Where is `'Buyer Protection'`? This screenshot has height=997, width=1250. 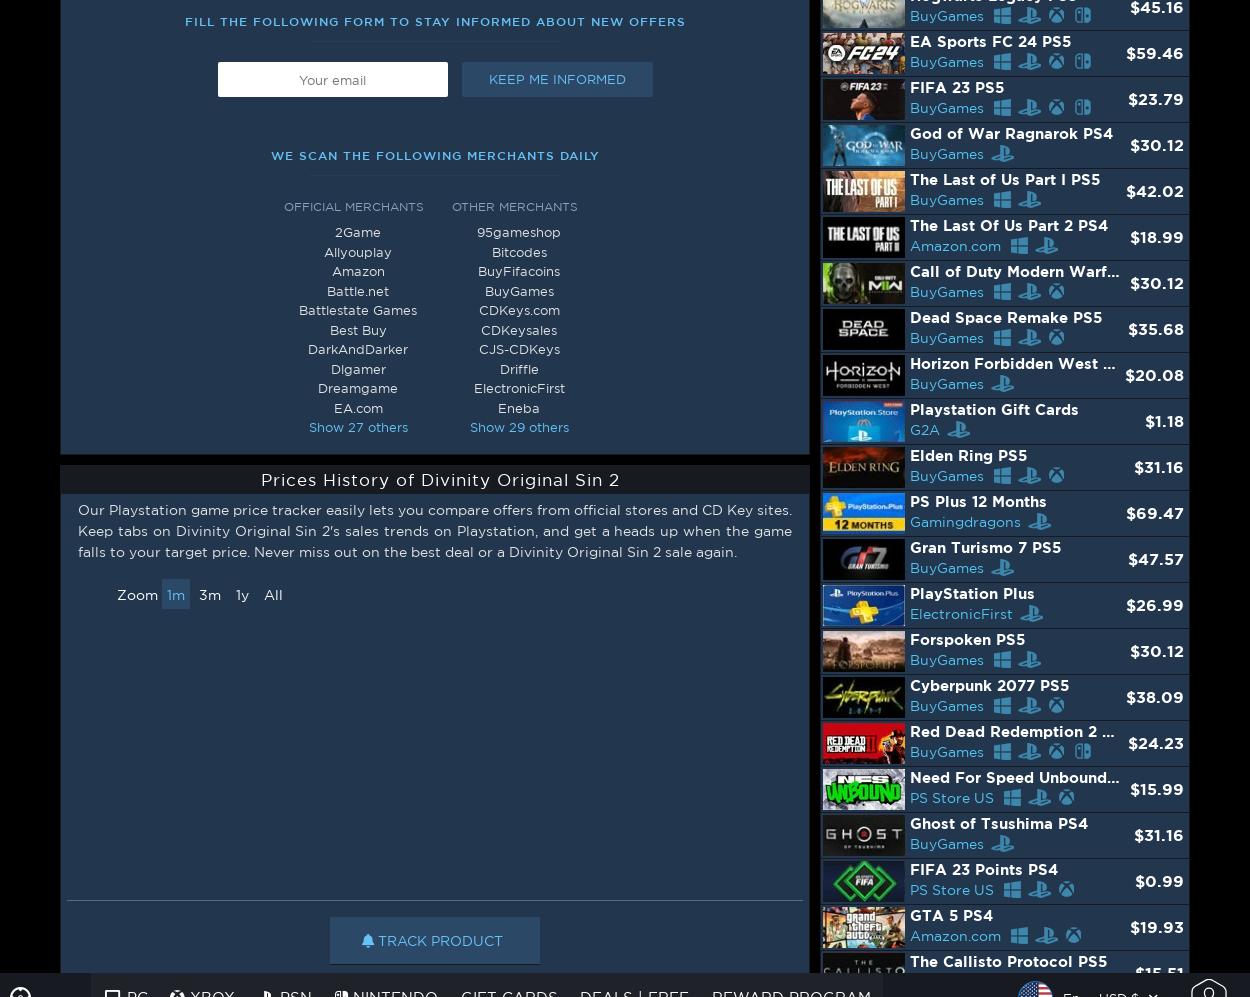 'Buyer Protection' is located at coordinates (1018, 637).